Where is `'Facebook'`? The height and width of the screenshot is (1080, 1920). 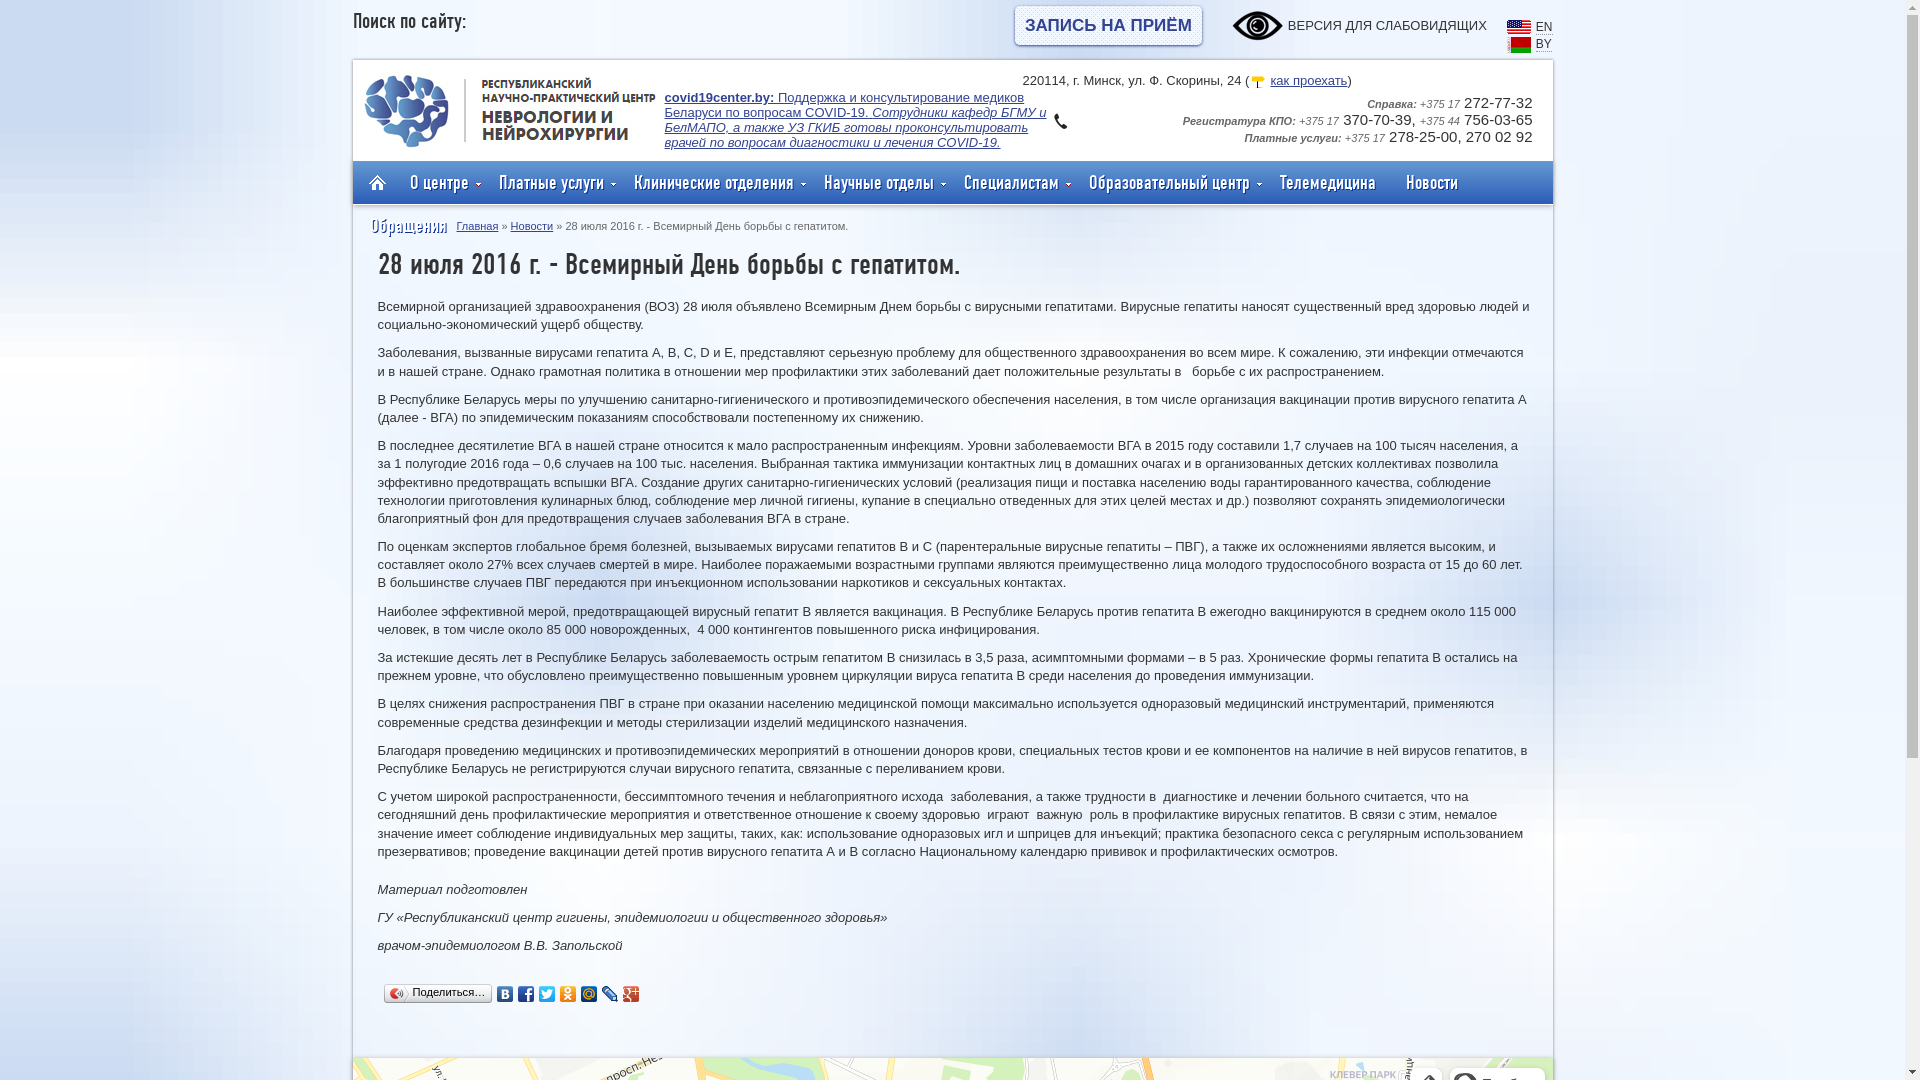
'Facebook' is located at coordinates (526, 994).